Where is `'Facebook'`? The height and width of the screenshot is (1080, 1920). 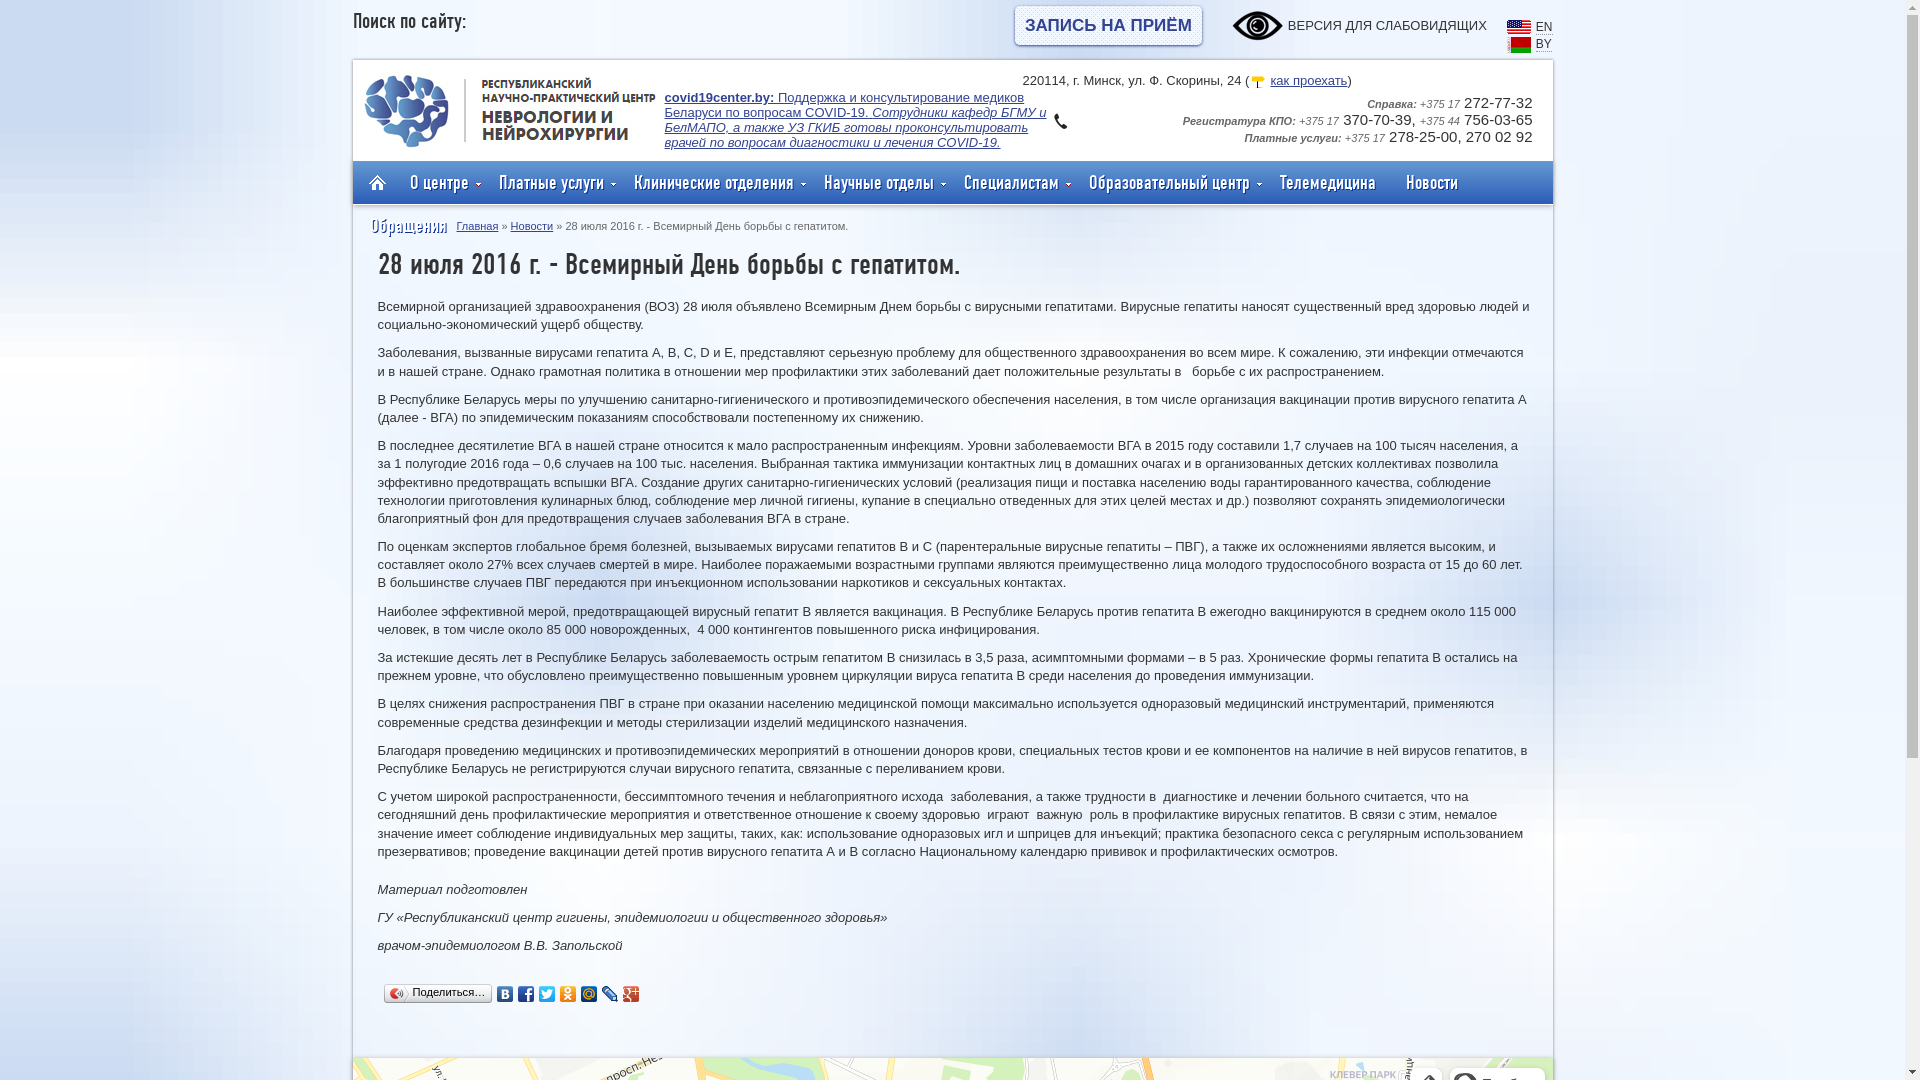
'Facebook' is located at coordinates (526, 994).